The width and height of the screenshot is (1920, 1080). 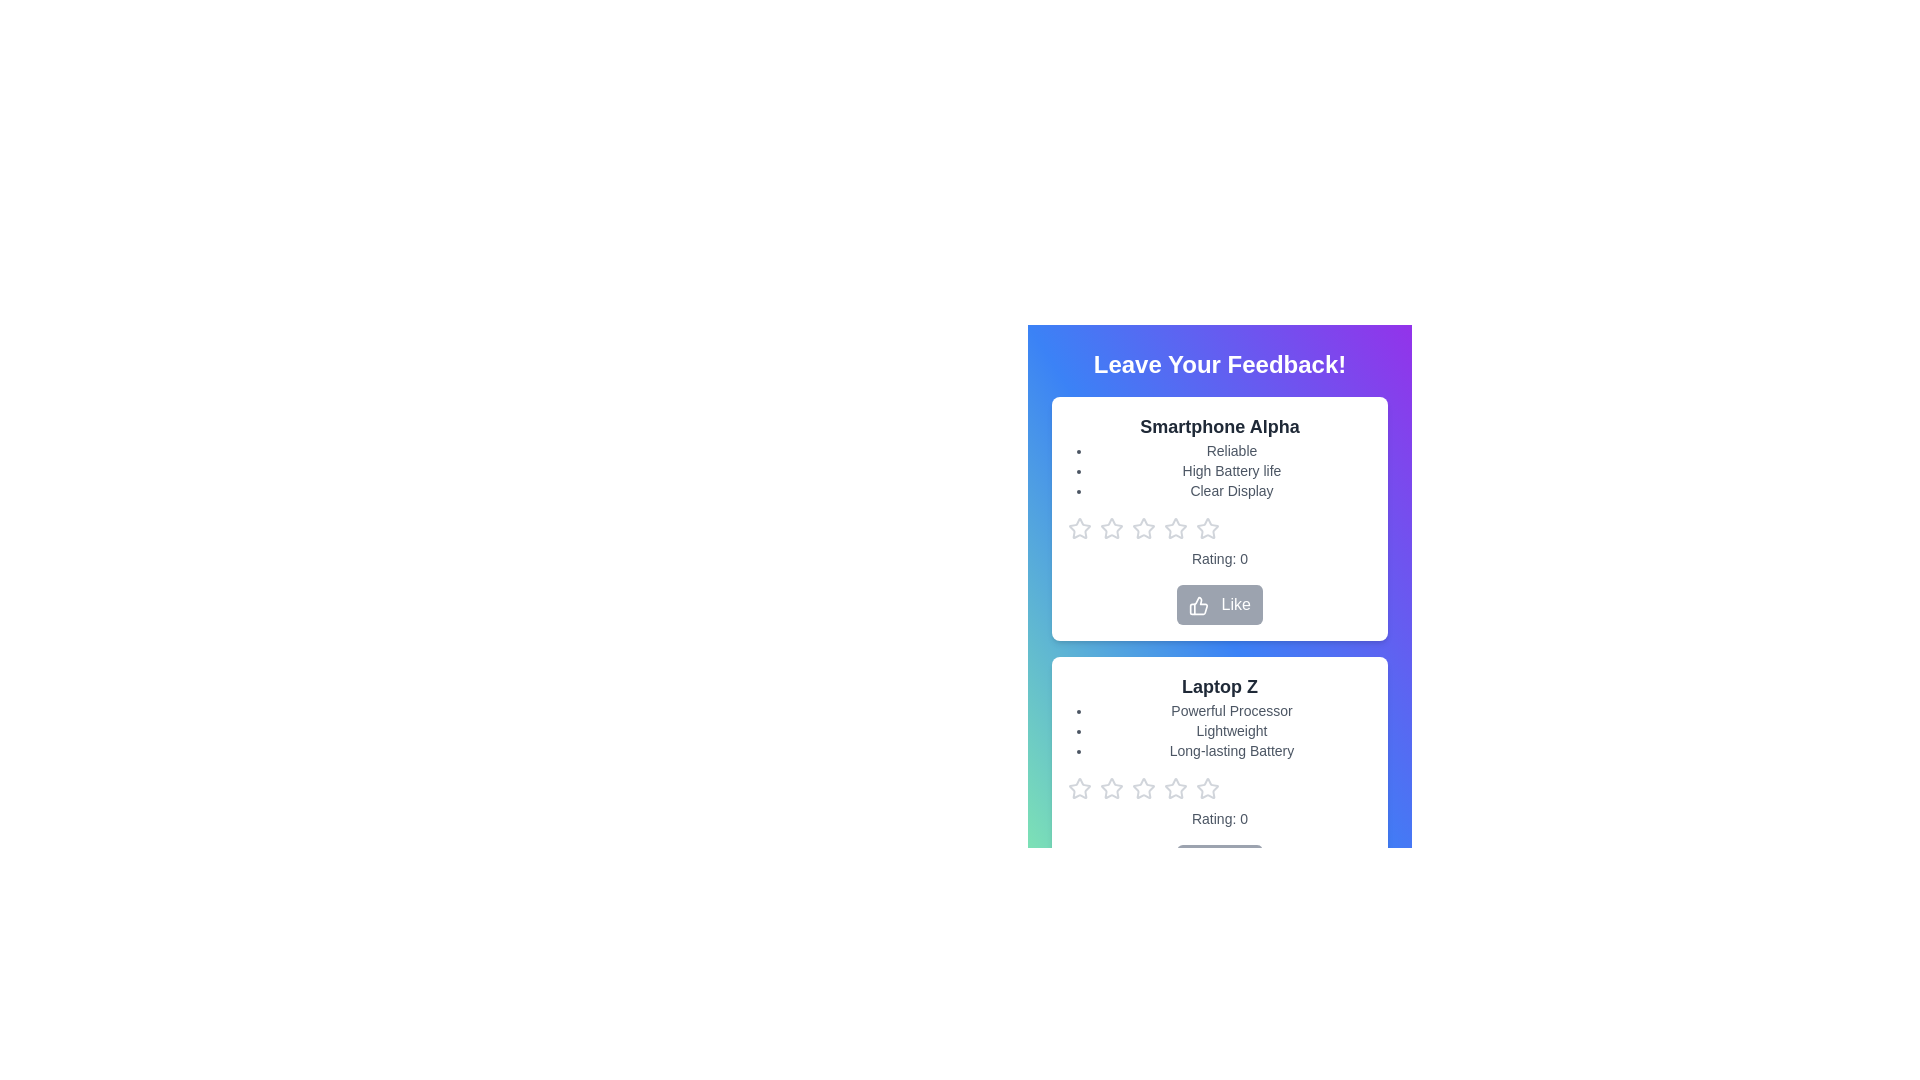 What do you see at coordinates (1218, 559) in the screenshot?
I see `the text display showing 'Rating: 0', which is styled in gray and located below the row of stars for 'Smartphone Alpha'` at bounding box center [1218, 559].